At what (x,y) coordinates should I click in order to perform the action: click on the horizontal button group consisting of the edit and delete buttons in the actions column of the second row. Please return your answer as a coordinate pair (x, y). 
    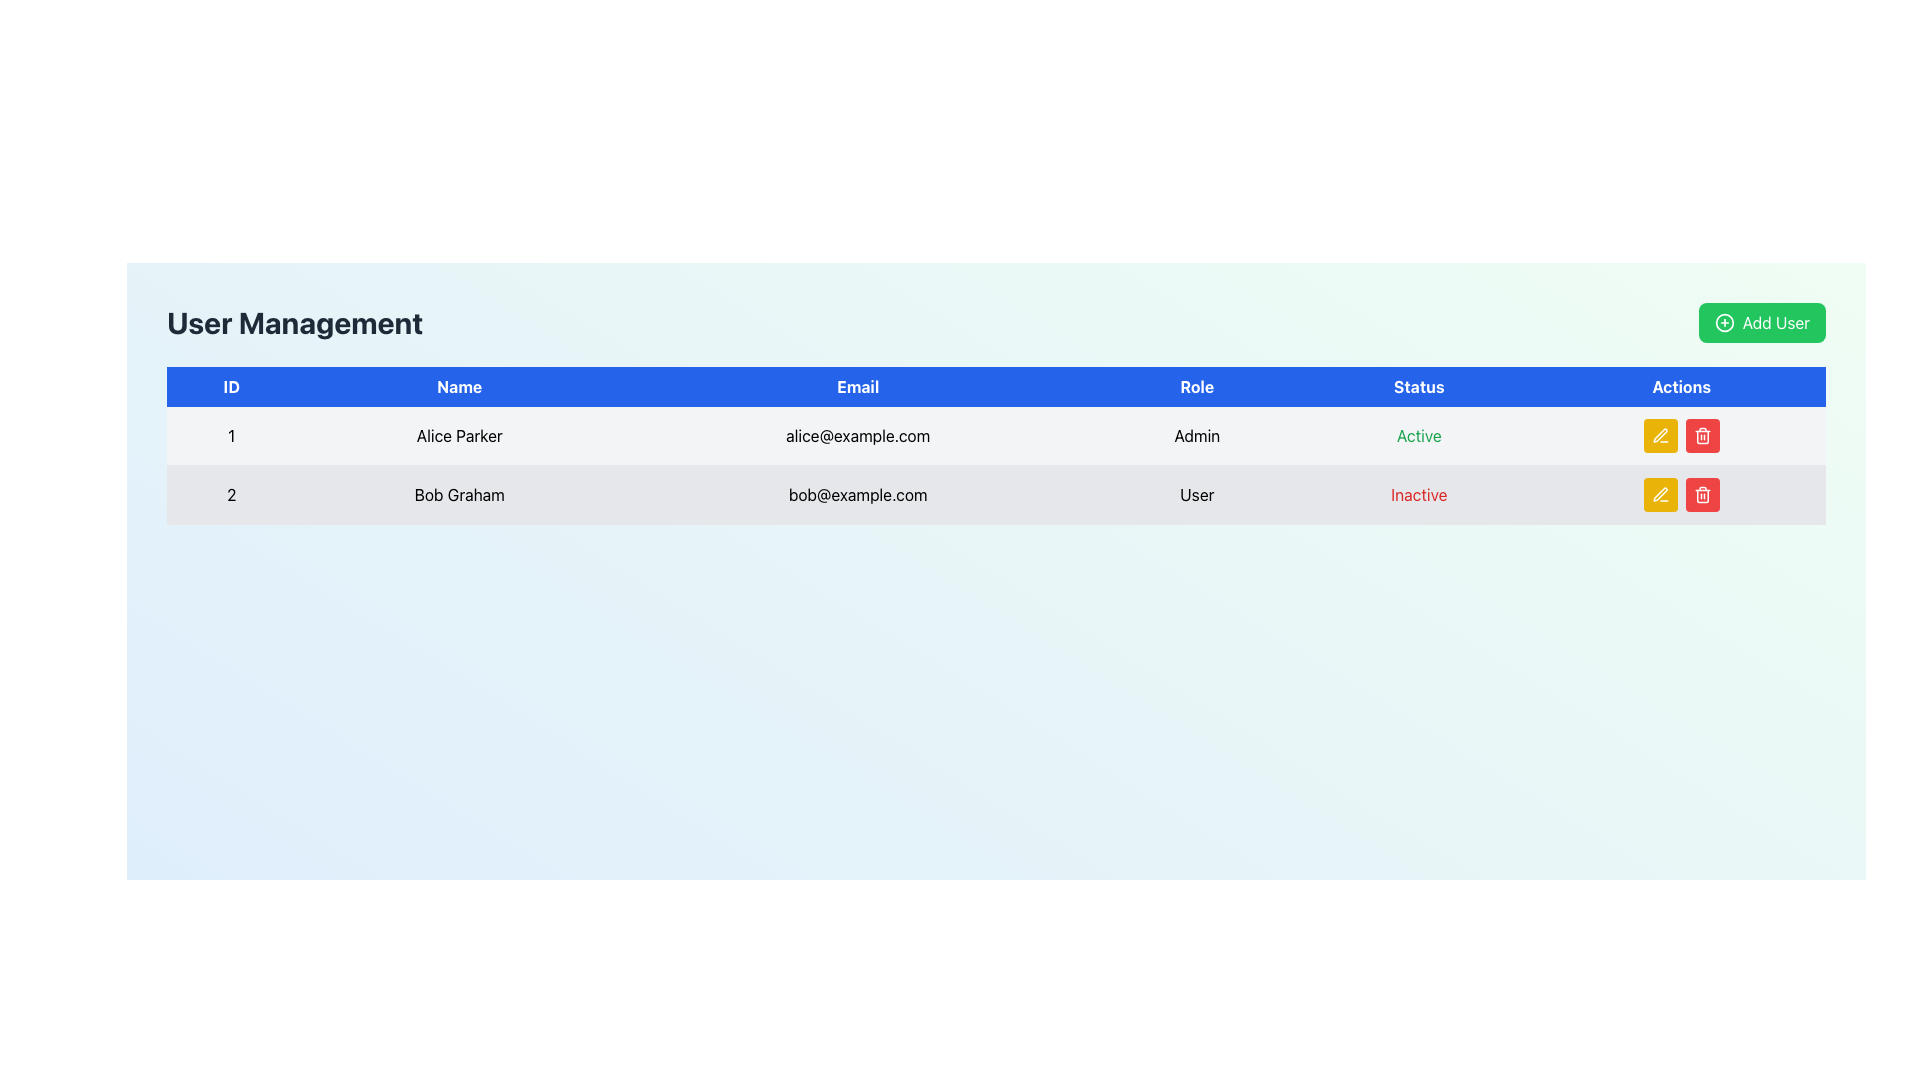
    Looking at the image, I should click on (1680, 494).